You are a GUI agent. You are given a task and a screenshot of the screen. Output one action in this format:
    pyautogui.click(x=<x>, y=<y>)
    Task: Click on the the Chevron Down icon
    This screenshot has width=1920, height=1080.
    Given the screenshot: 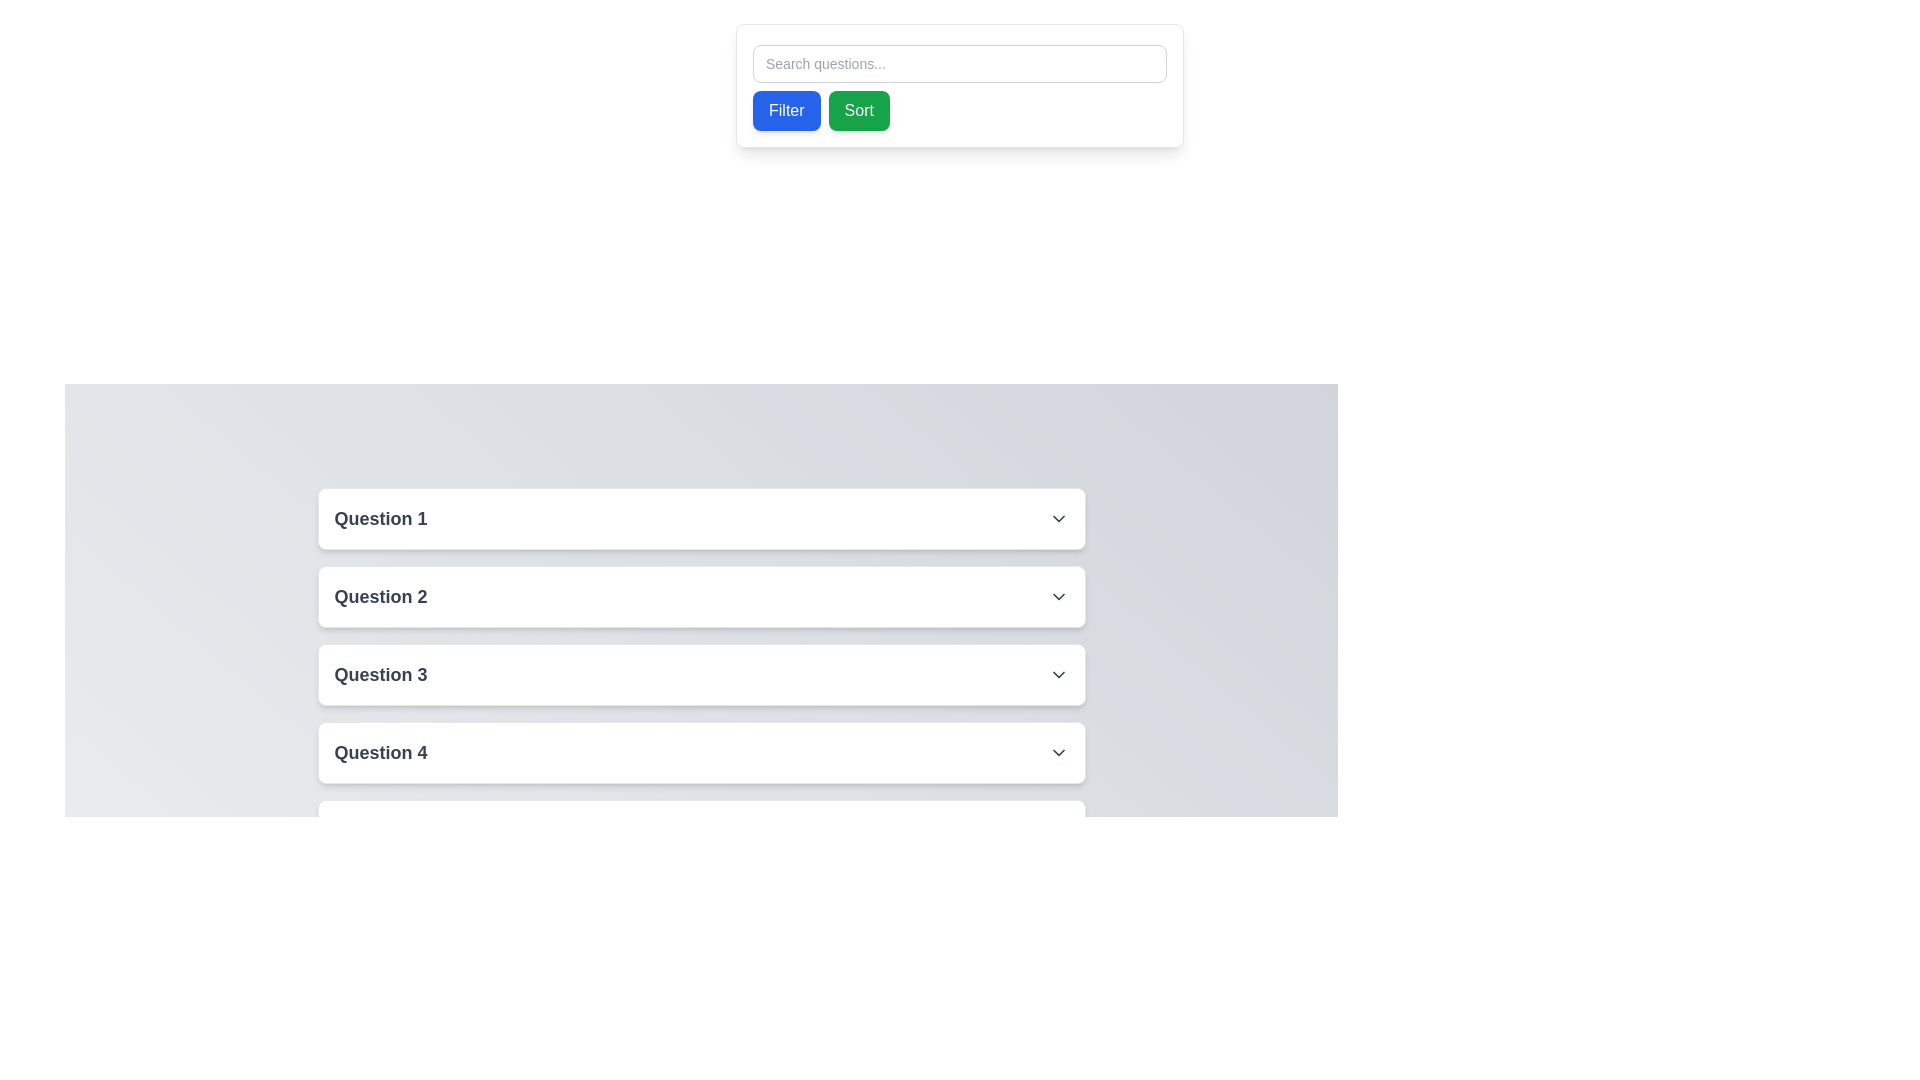 What is the action you would take?
    pyautogui.click(x=1057, y=518)
    